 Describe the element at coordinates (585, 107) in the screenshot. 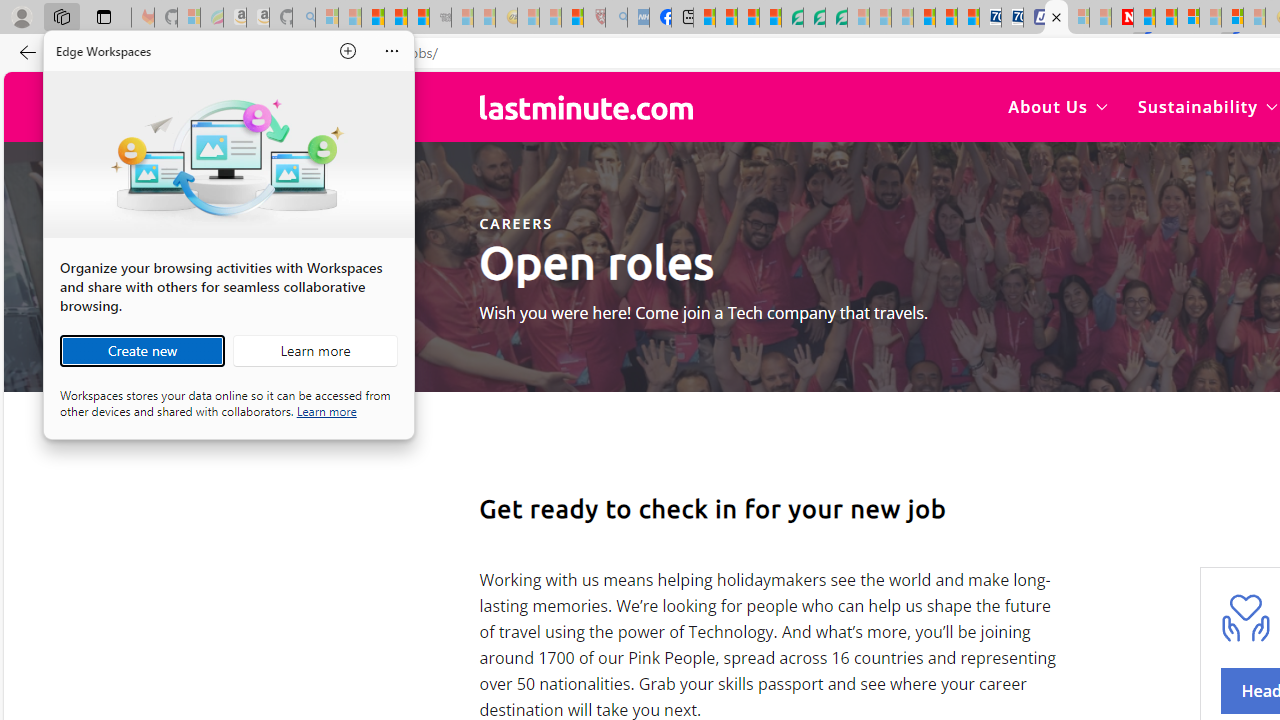

I see `'Class: uk-svg'` at that location.